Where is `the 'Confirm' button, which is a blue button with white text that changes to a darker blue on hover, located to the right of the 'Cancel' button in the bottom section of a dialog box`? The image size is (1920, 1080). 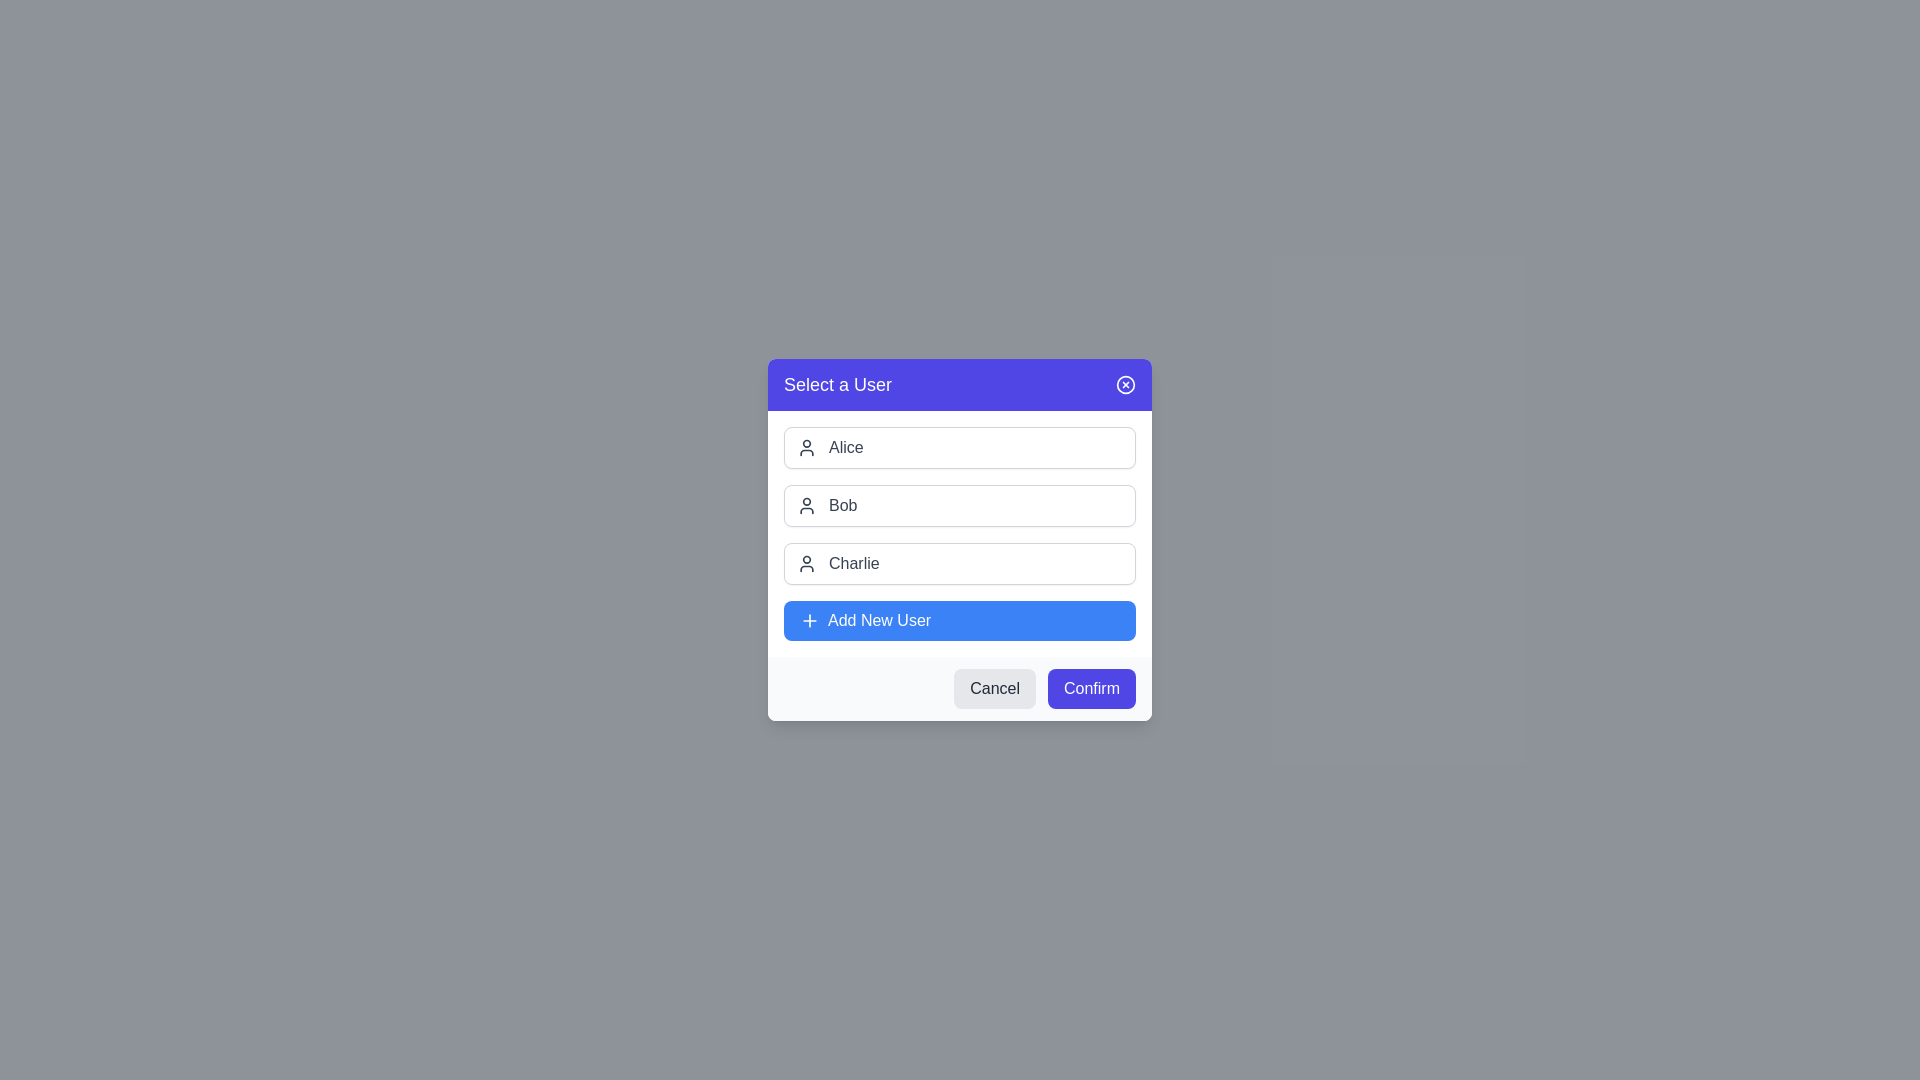
the 'Confirm' button, which is a blue button with white text that changes to a darker blue on hover, located to the right of the 'Cancel' button in the bottom section of a dialog box is located at coordinates (1090, 688).